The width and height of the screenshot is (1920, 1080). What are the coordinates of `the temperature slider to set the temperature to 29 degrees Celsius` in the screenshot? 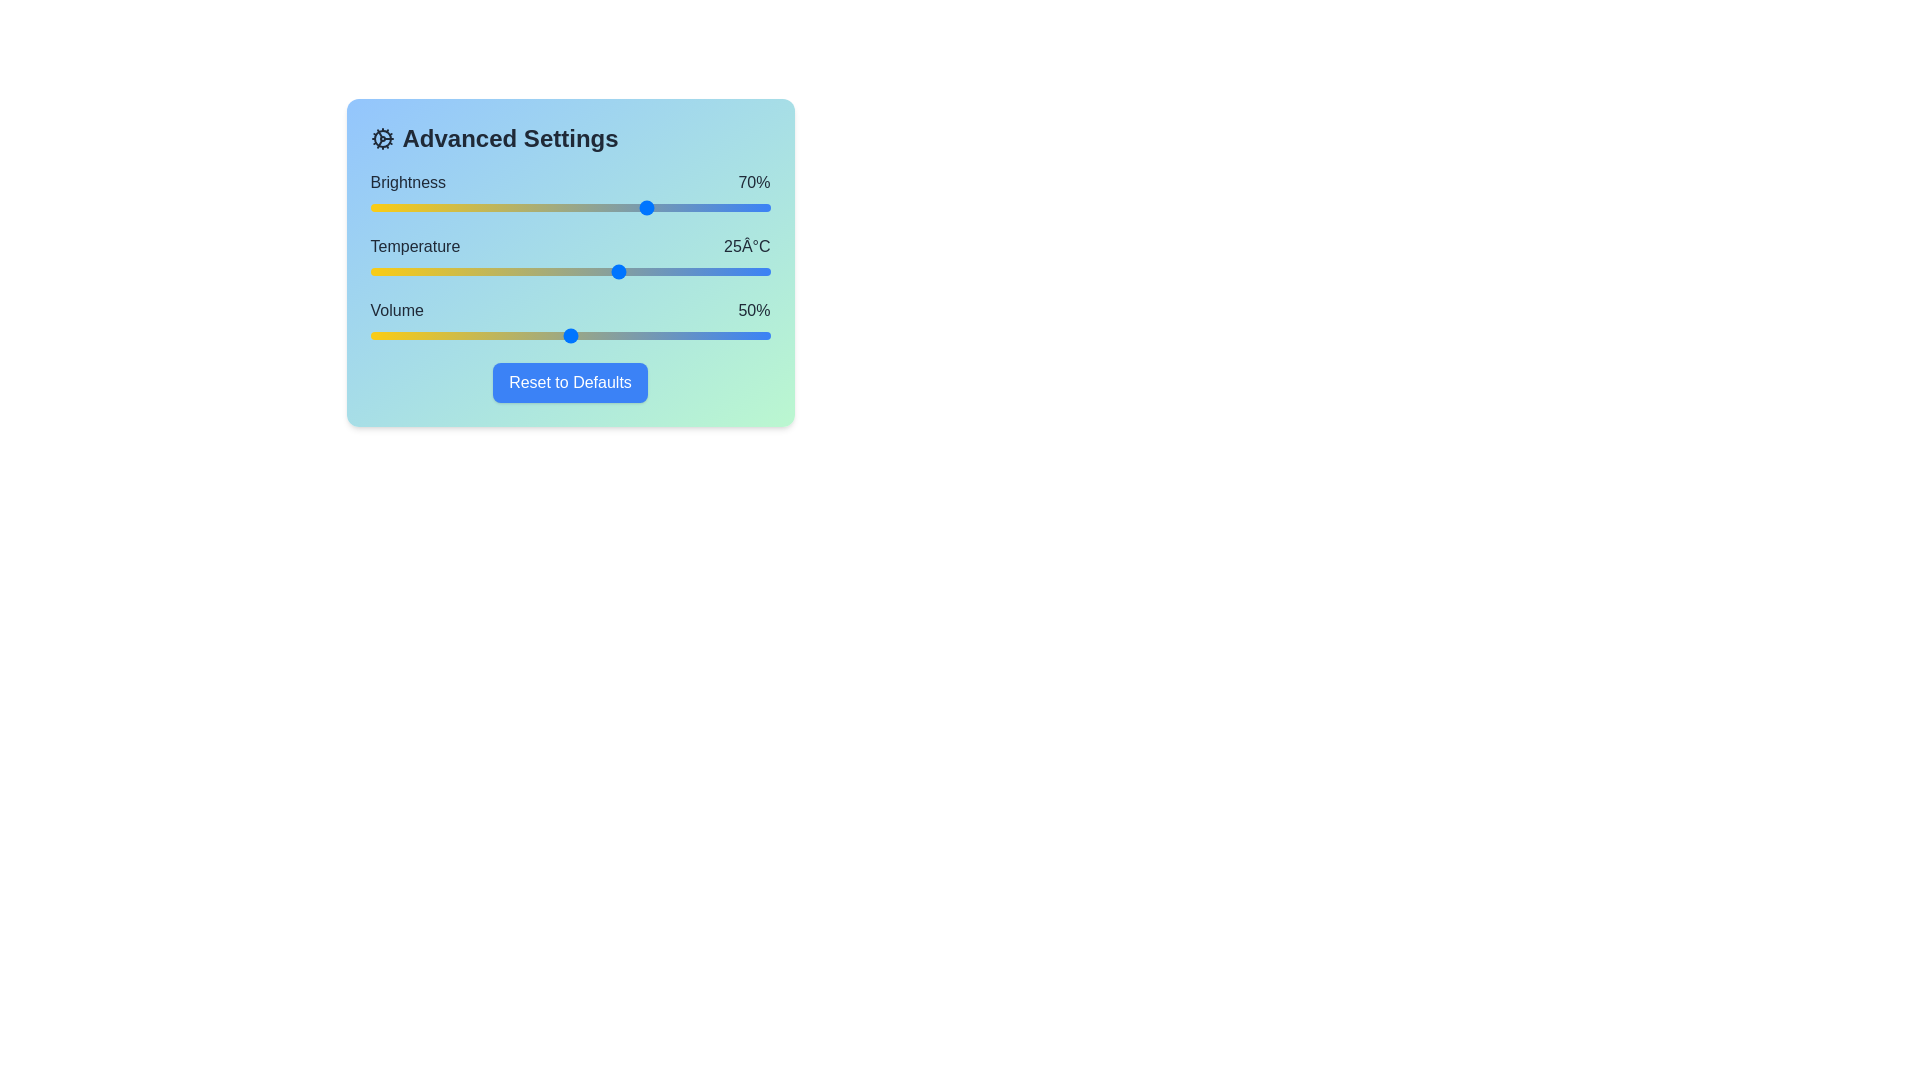 It's located at (660, 272).